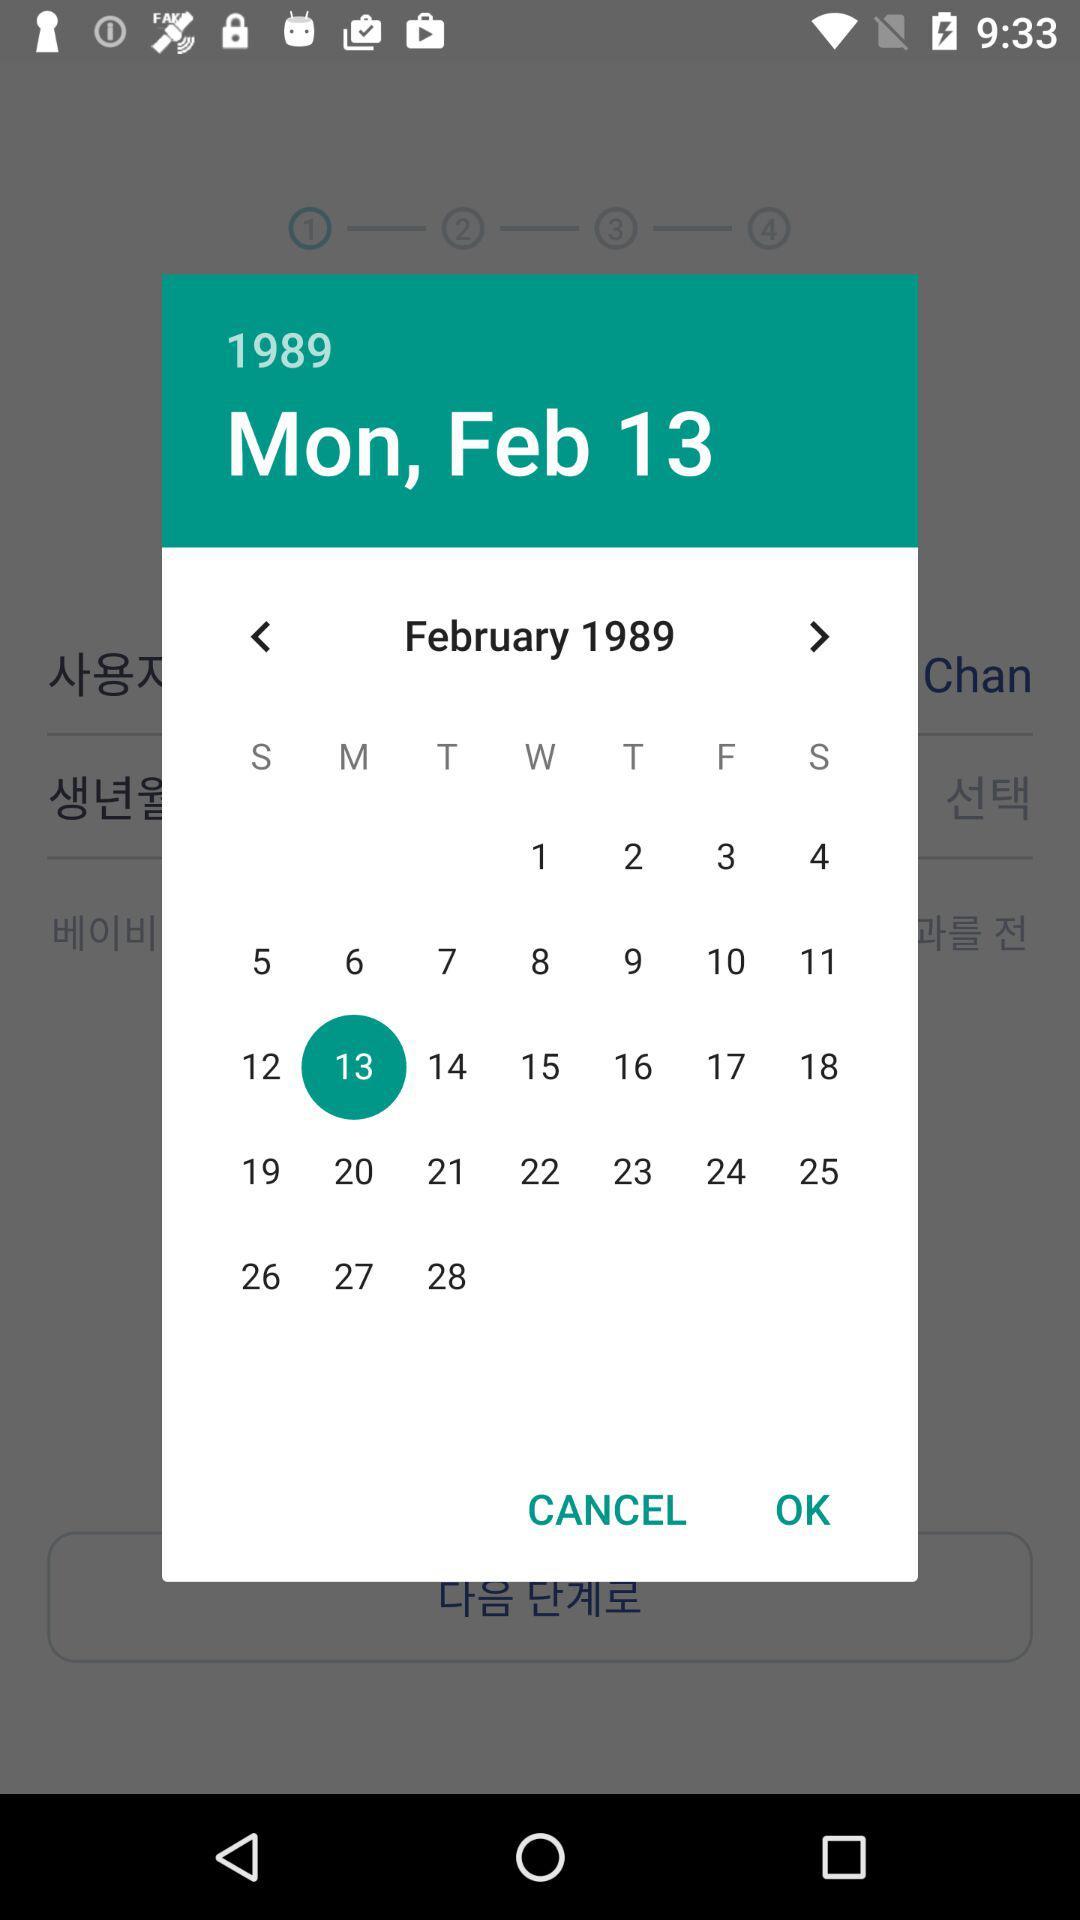 The height and width of the screenshot is (1920, 1080). I want to click on icon at the top right corner, so click(818, 635).